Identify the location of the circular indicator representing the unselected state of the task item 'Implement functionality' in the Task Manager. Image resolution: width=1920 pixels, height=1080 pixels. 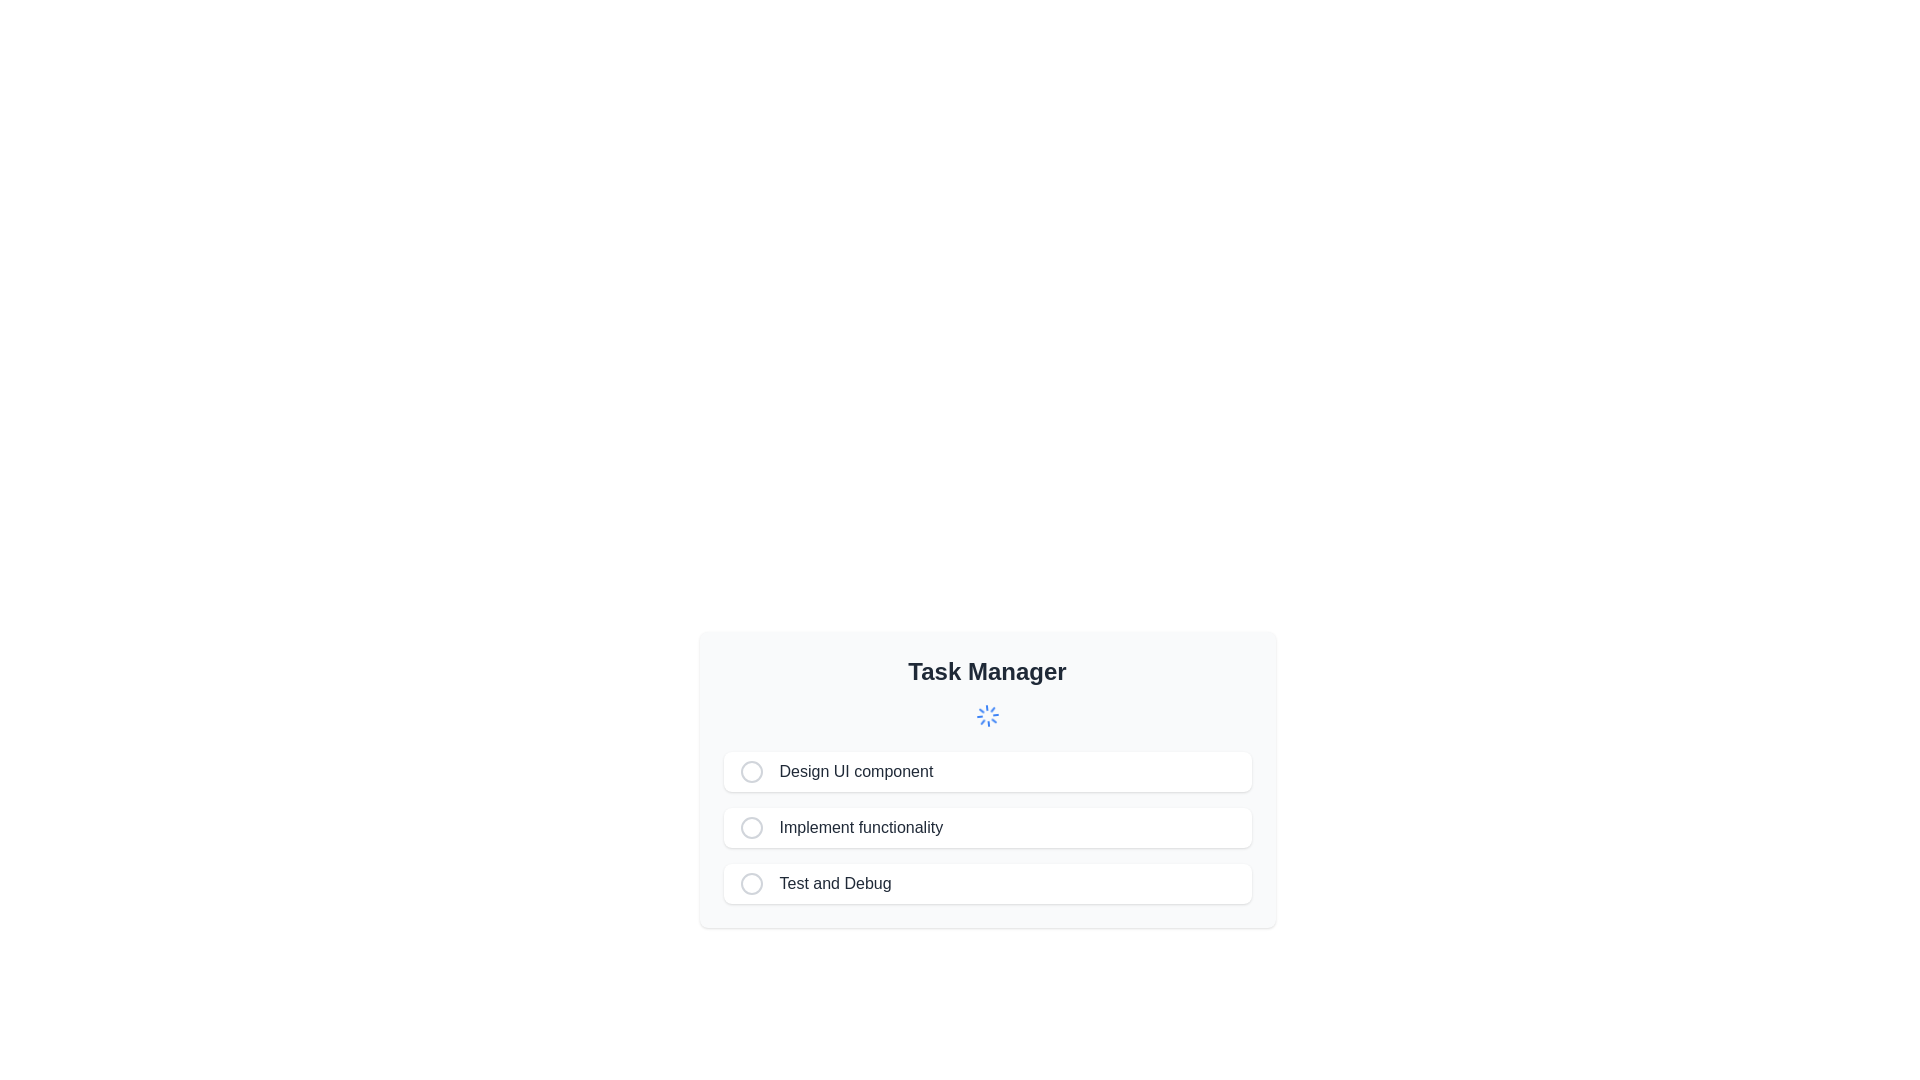
(750, 828).